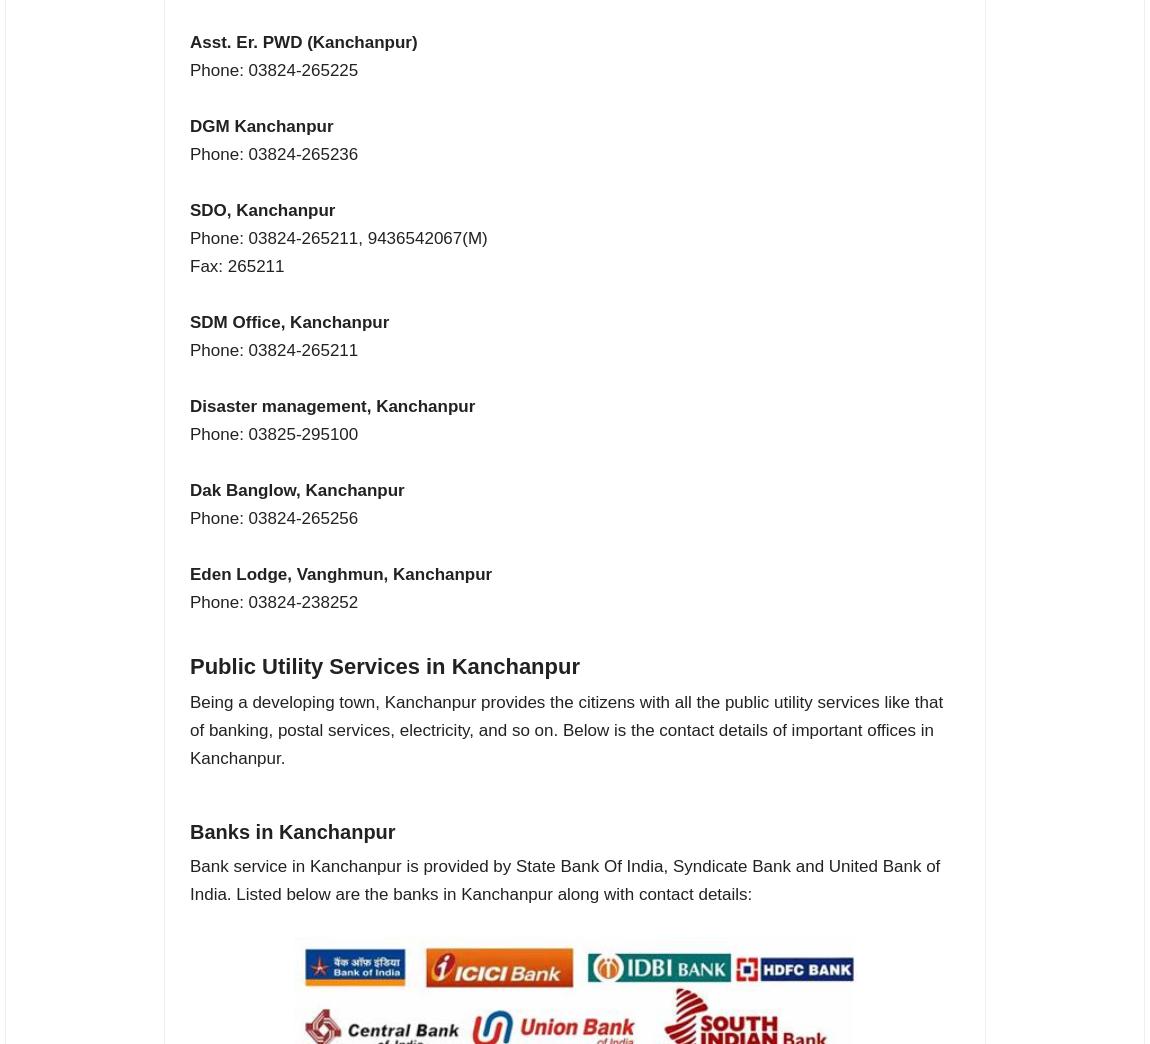  I want to click on 'Disaster management, Kanchanpur', so click(332, 405).